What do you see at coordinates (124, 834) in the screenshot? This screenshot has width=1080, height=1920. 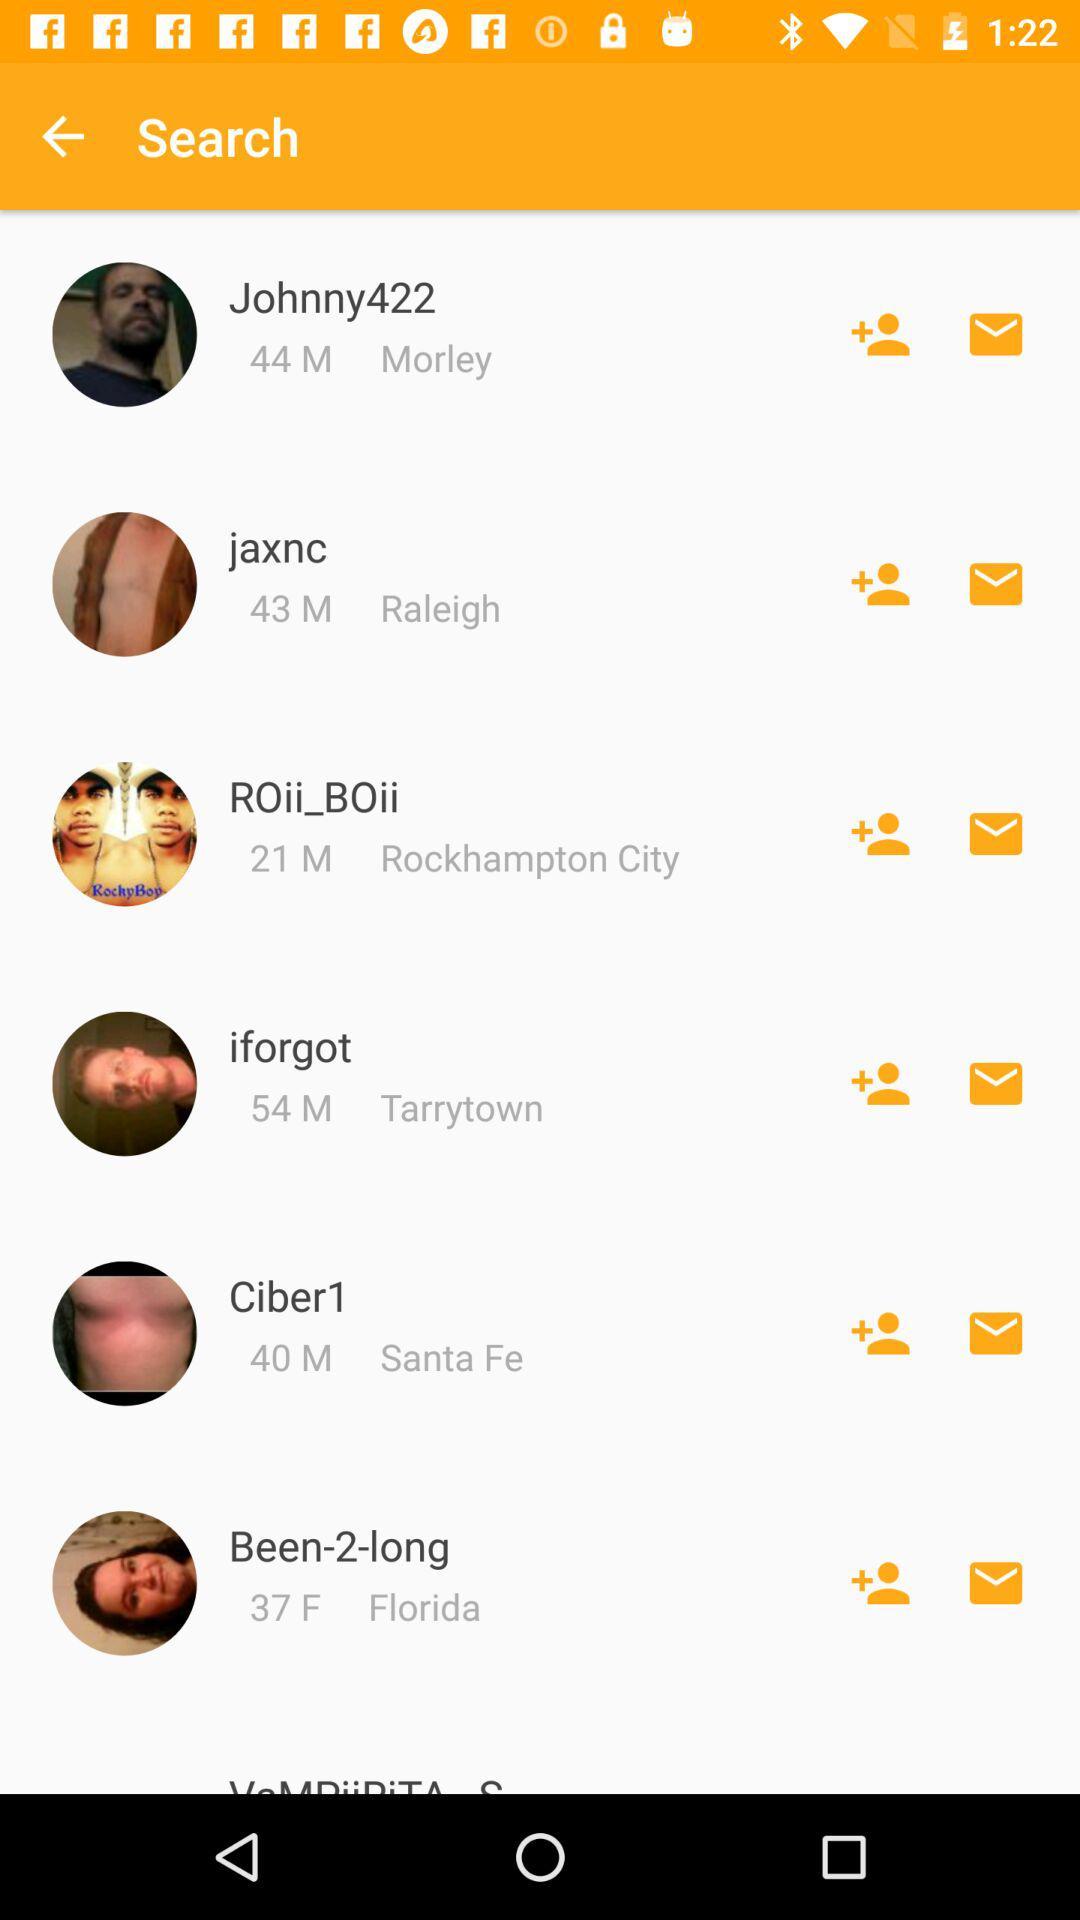 I see `profile` at bounding box center [124, 834].